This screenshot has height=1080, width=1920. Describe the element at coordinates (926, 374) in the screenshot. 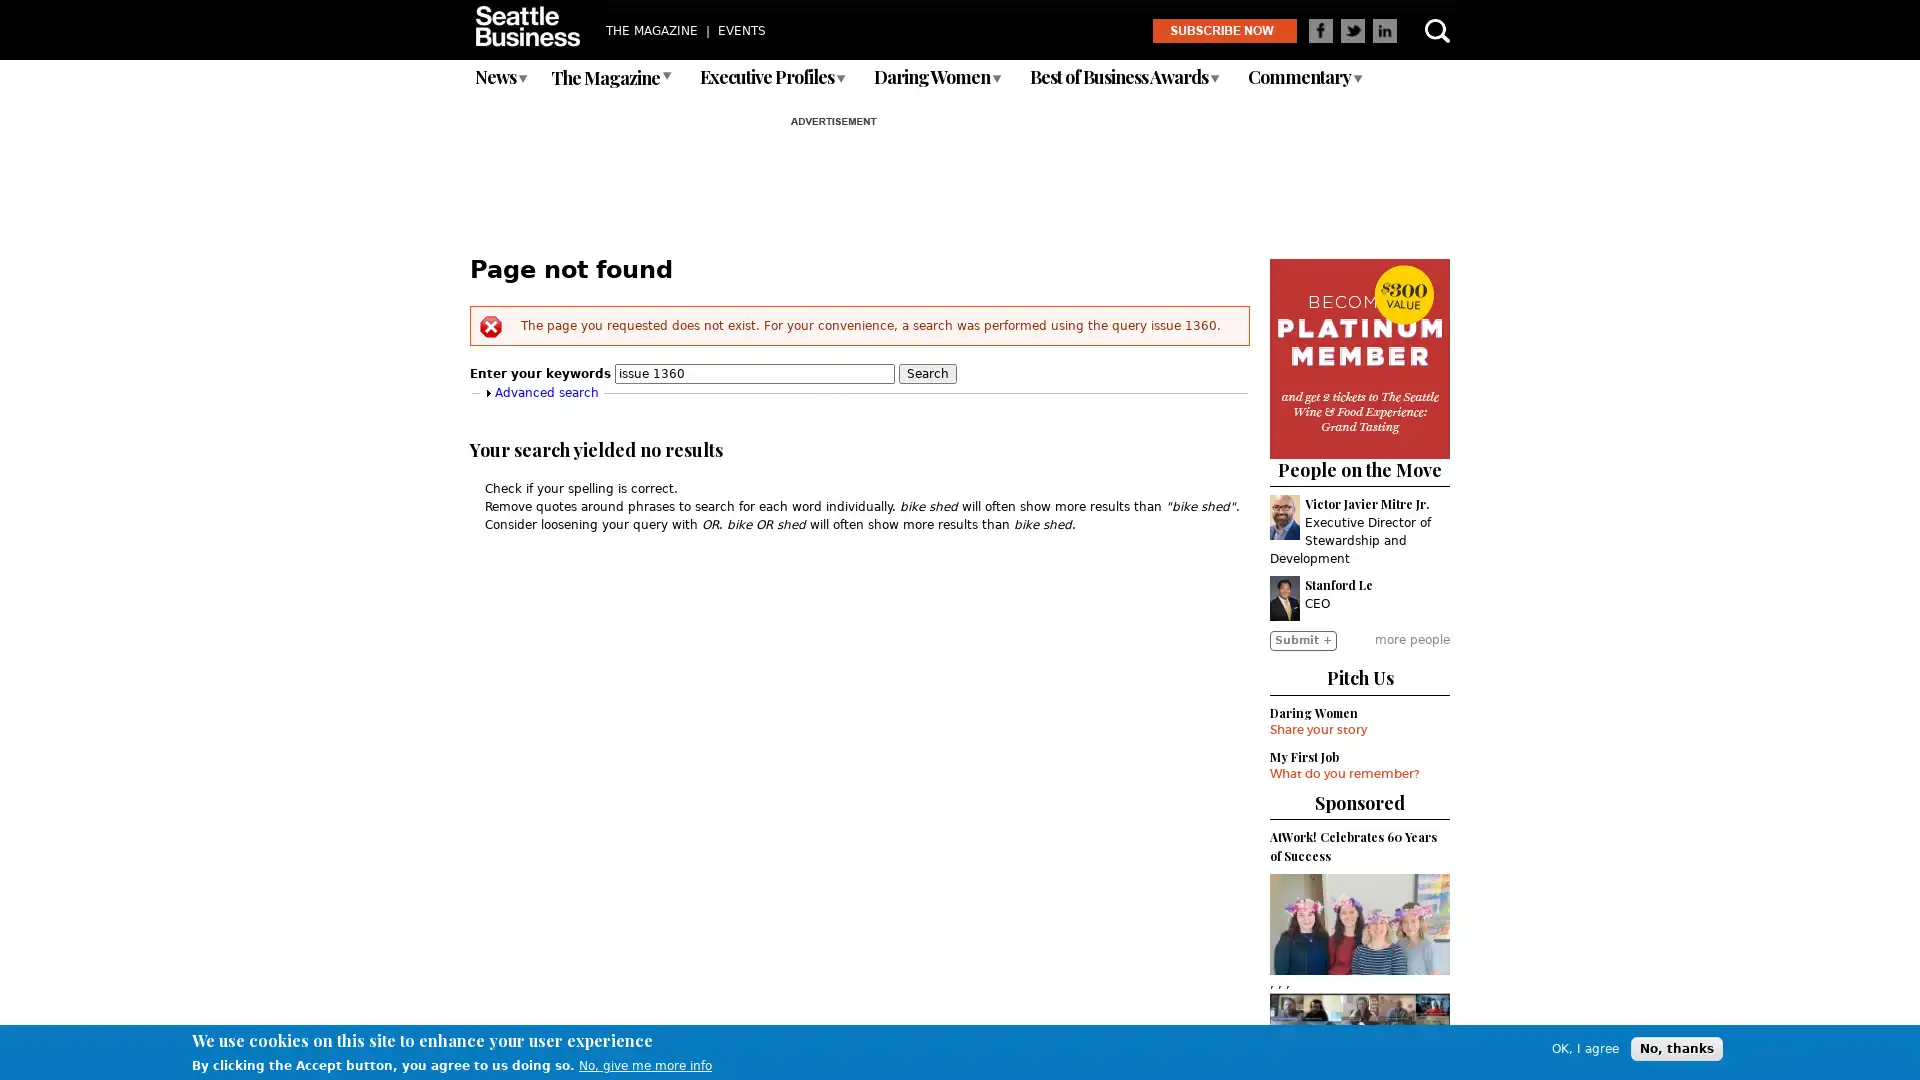

I see `Search` at that location.